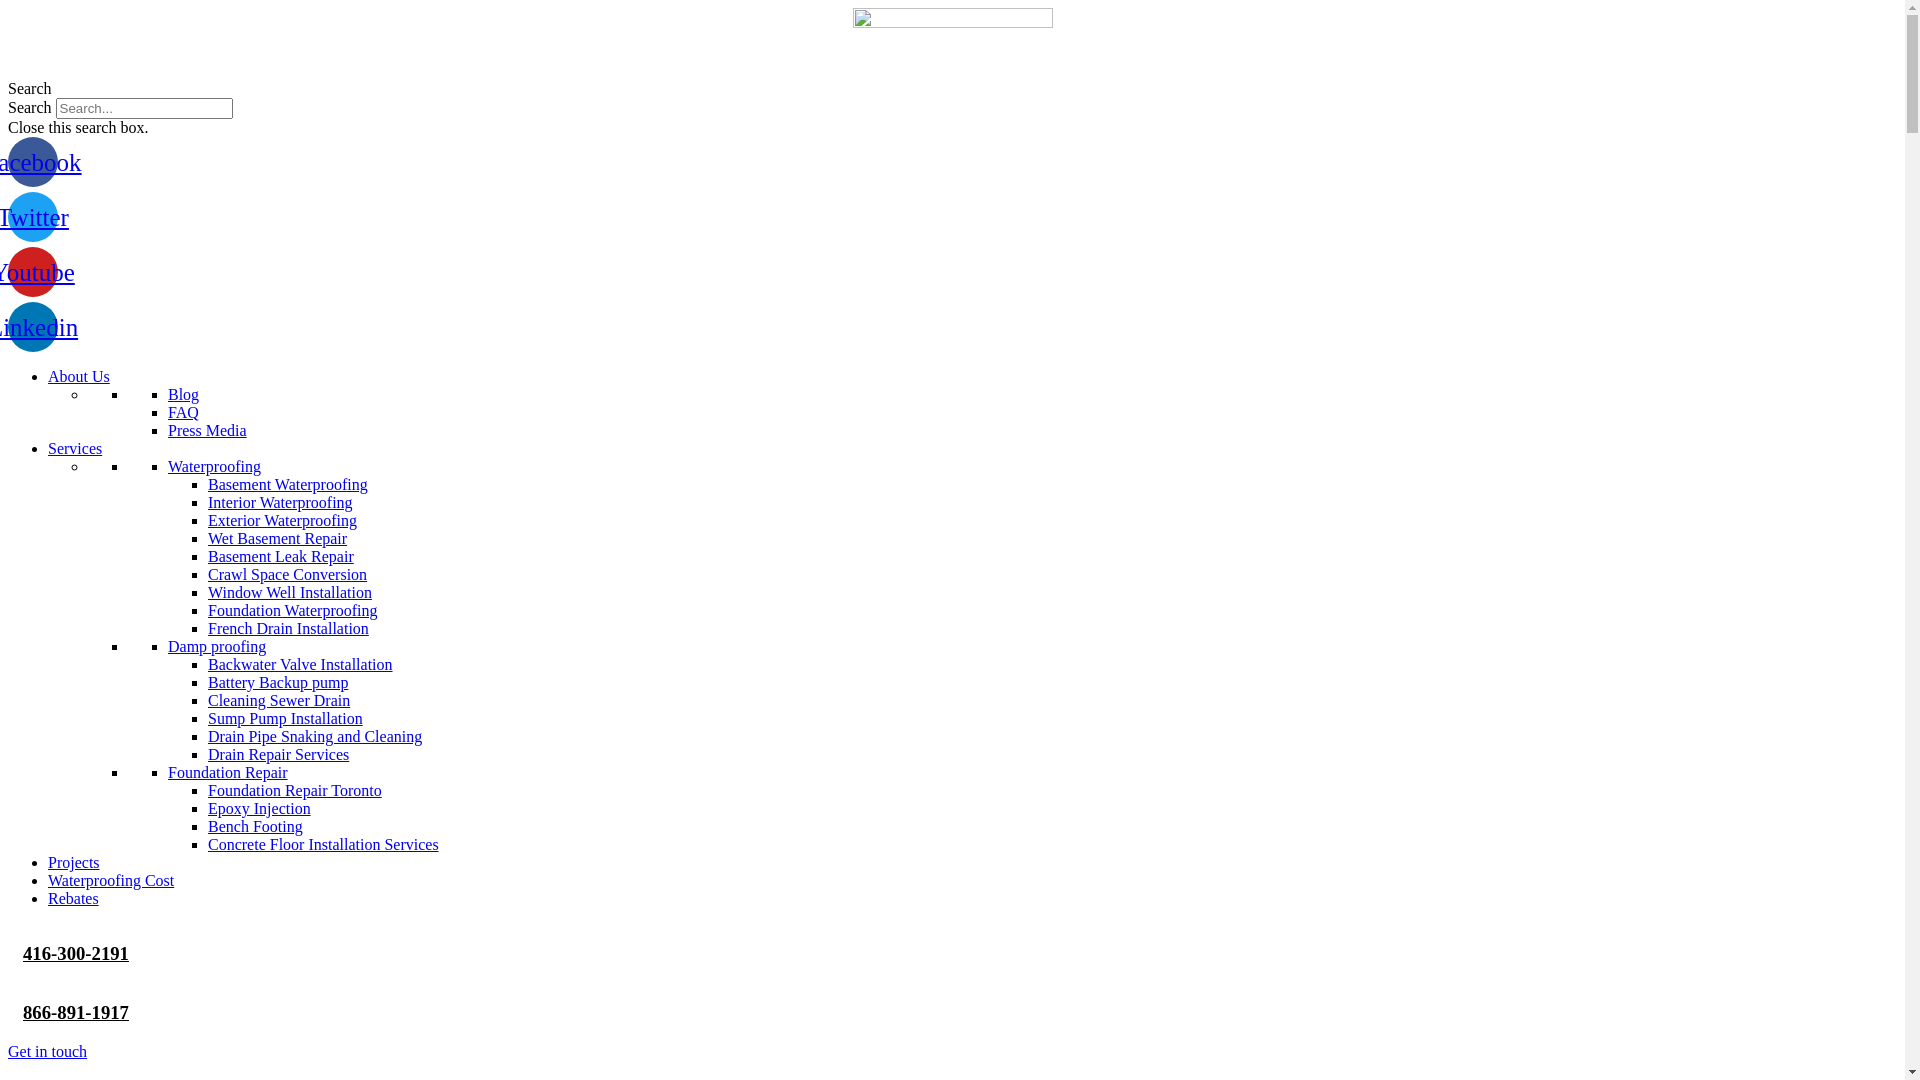 The image size is (1920, 1080). Describe the element at coordinates (207, 484) in the screenshot. I see `'Basement Waterproofing'` at that location.